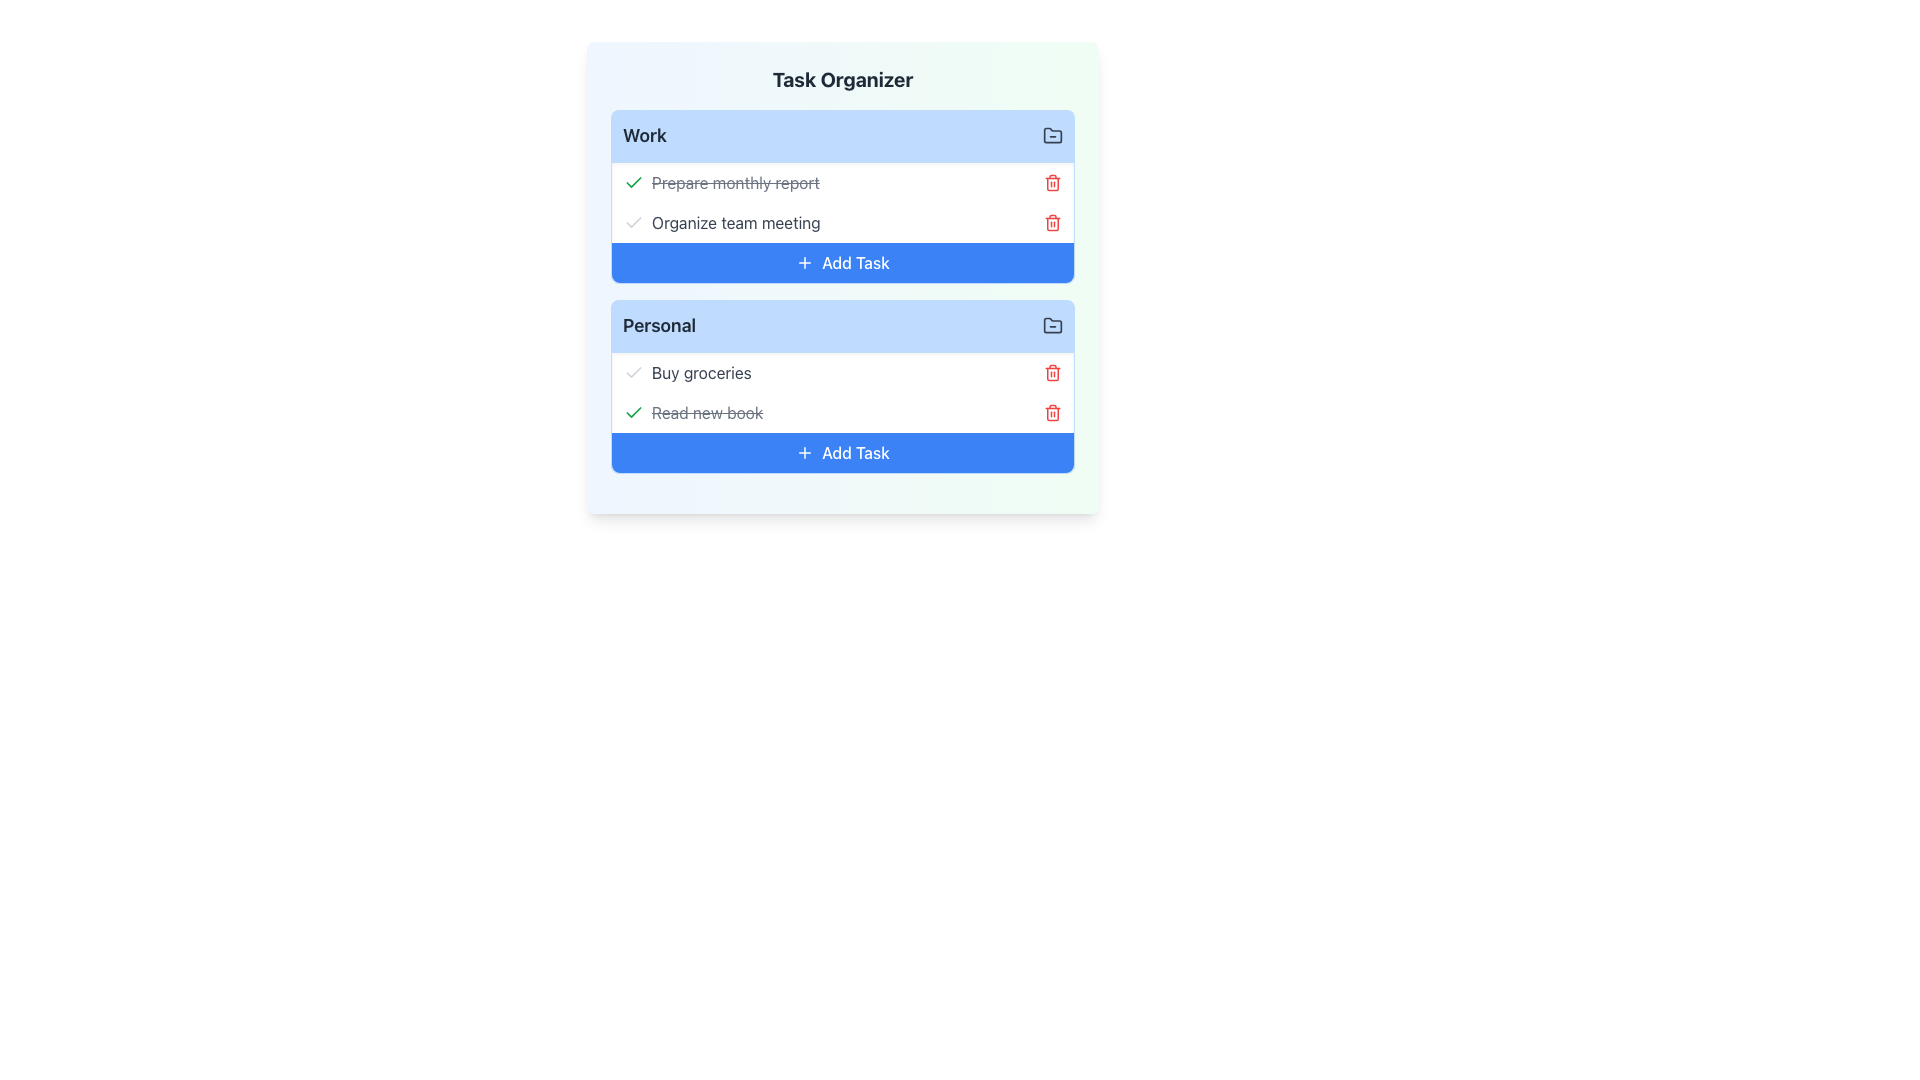 This screenshot has width=1920, height=1080. I want to click on the delete icon button located to the far right of the 'Buy groceries' task item in the 'Personal' task group, so click(1051, 373).